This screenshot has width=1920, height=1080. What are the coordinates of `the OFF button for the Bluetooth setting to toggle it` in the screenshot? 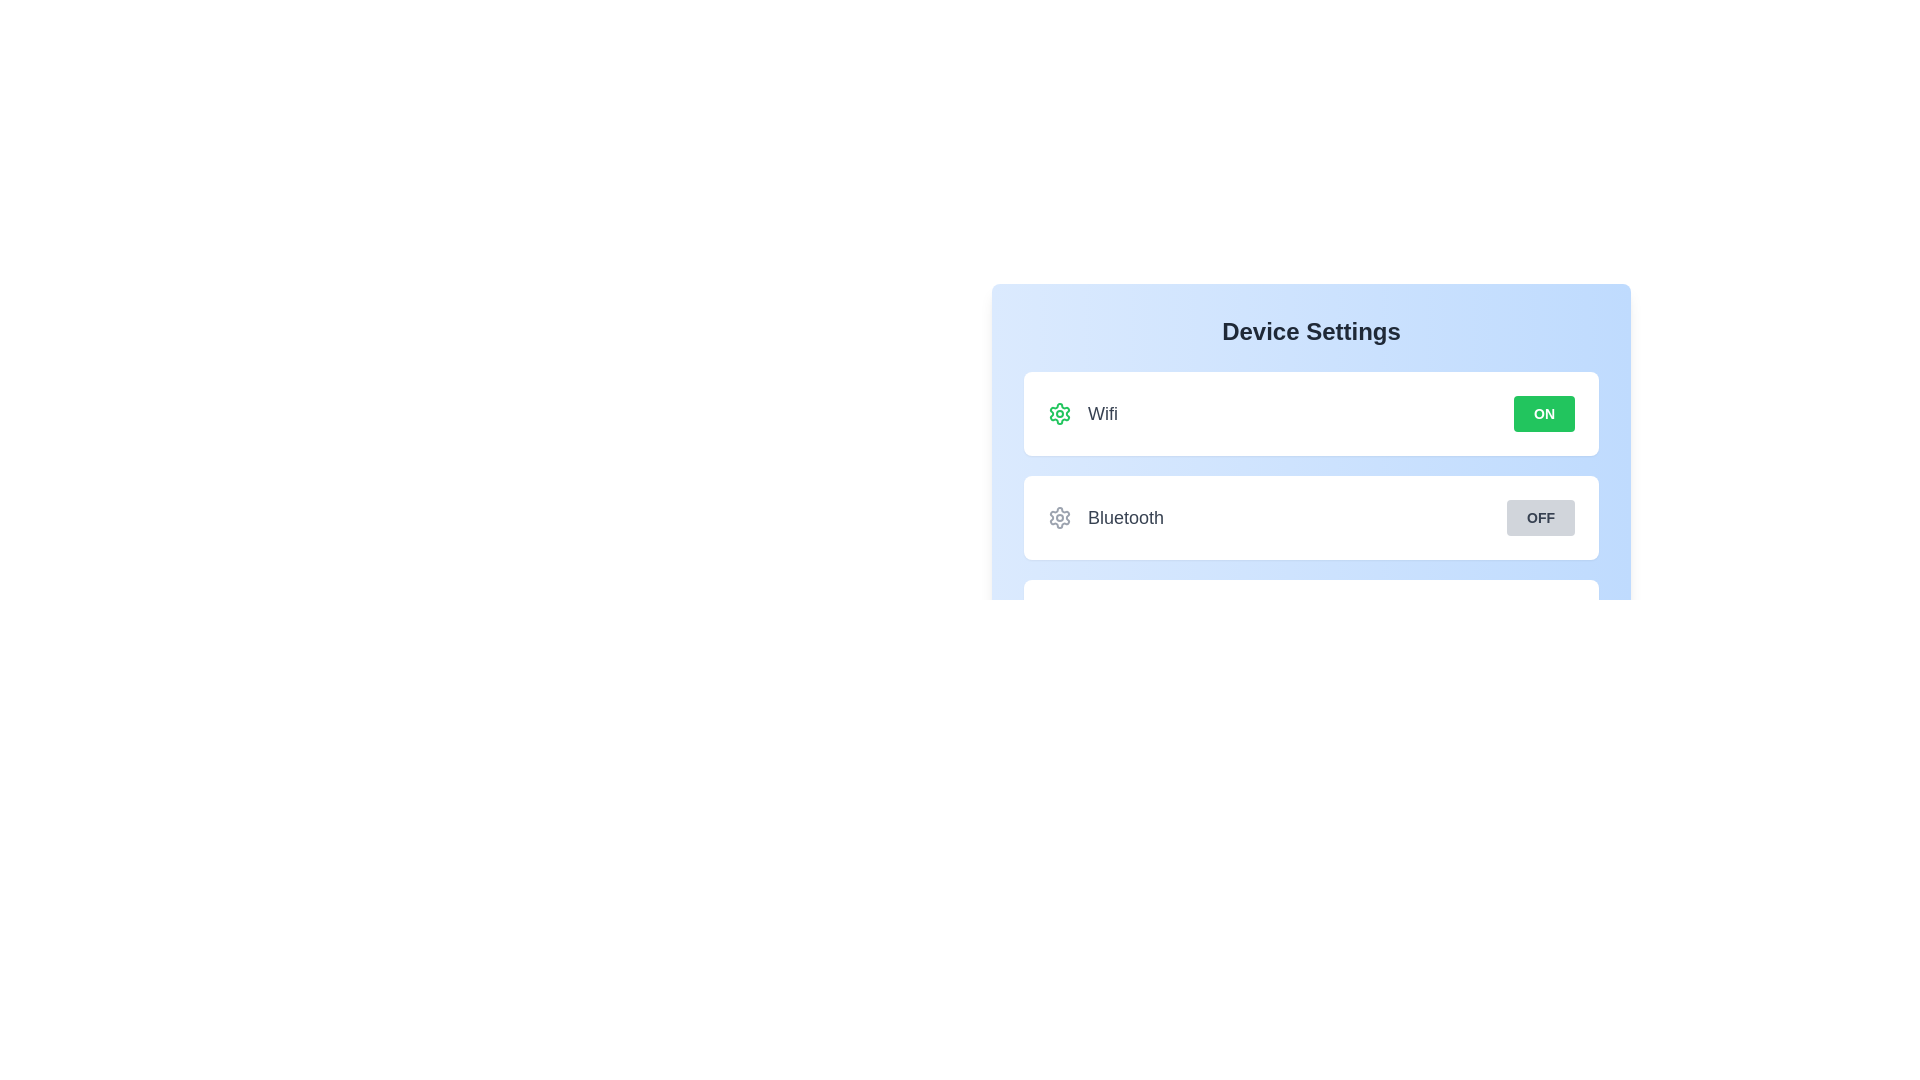 It's located at (1539, 516).